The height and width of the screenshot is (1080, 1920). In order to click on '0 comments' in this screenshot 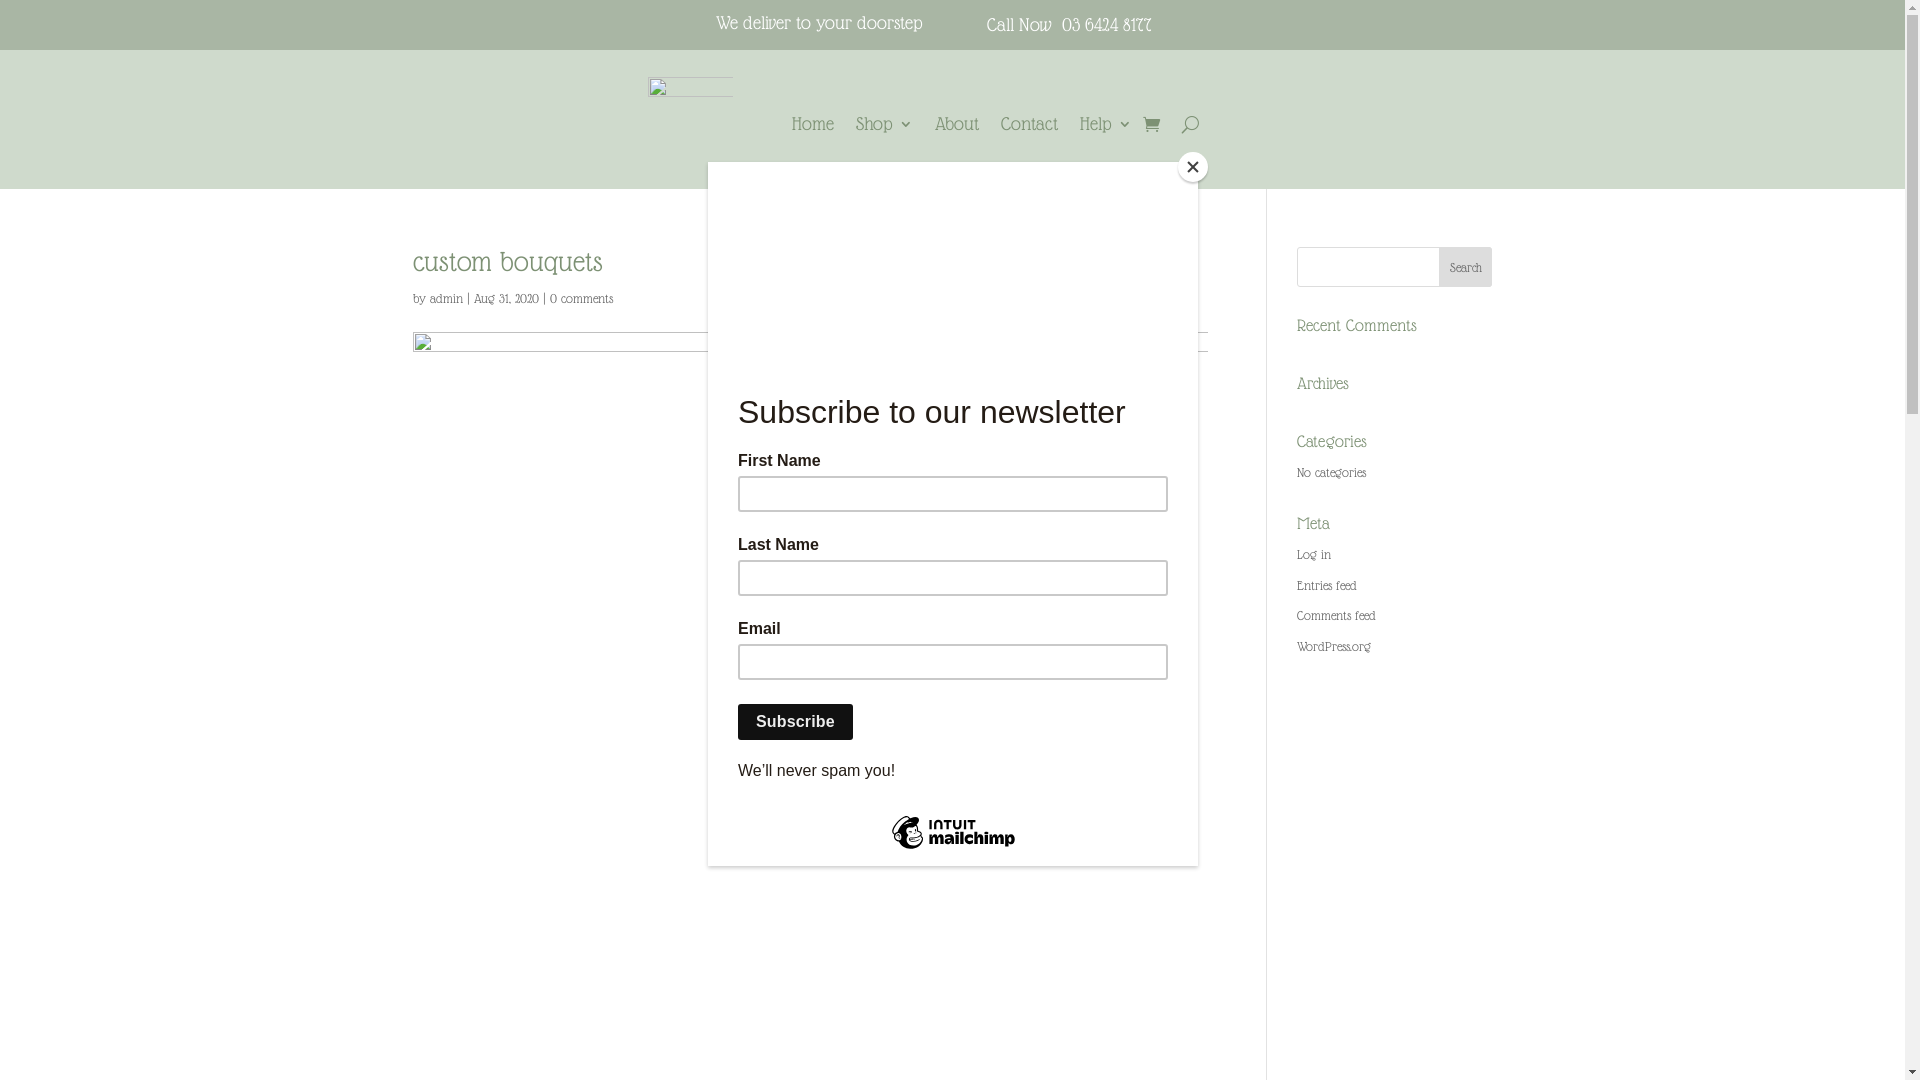, I will do `click(580, 298)`.